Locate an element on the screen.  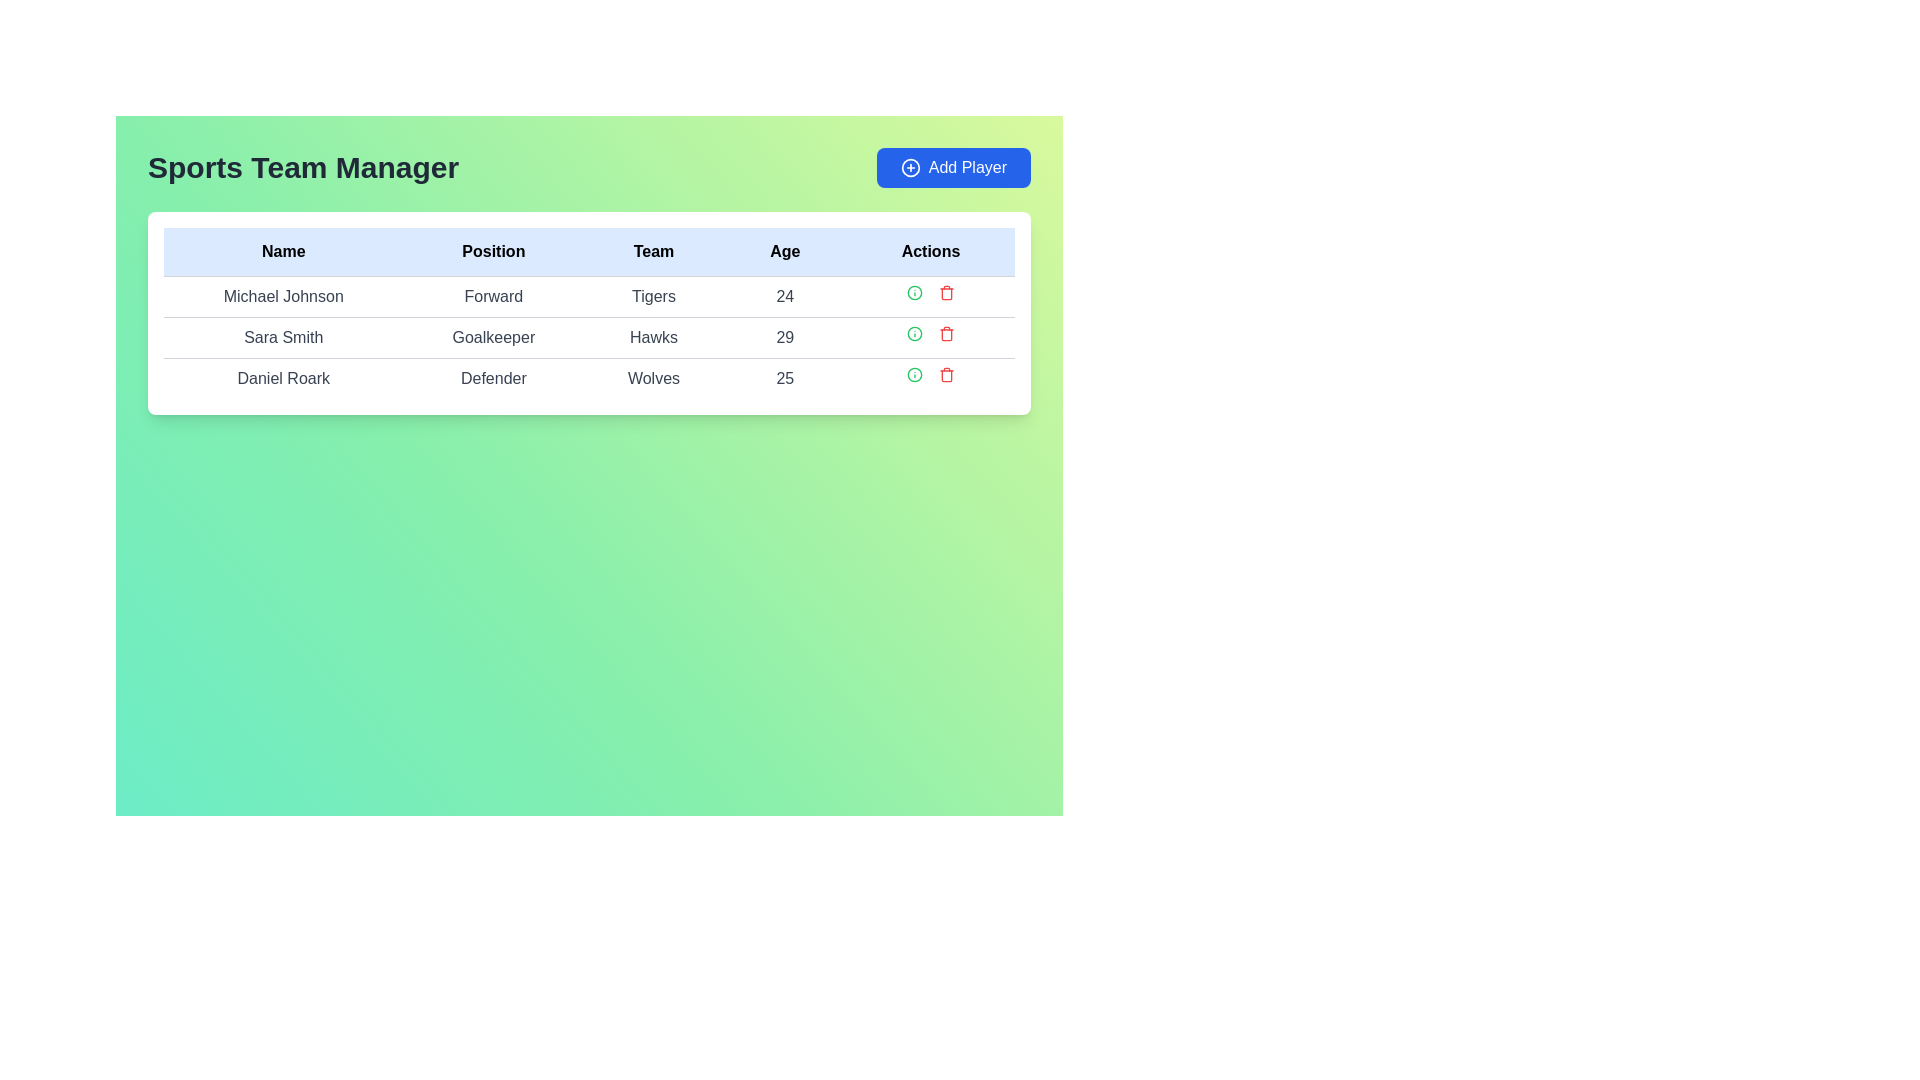
the actions of the circular component within the graphical icon that symbolizes adding a player, located to the left of the 'Add Player' button is located at coordinates (909, 167).